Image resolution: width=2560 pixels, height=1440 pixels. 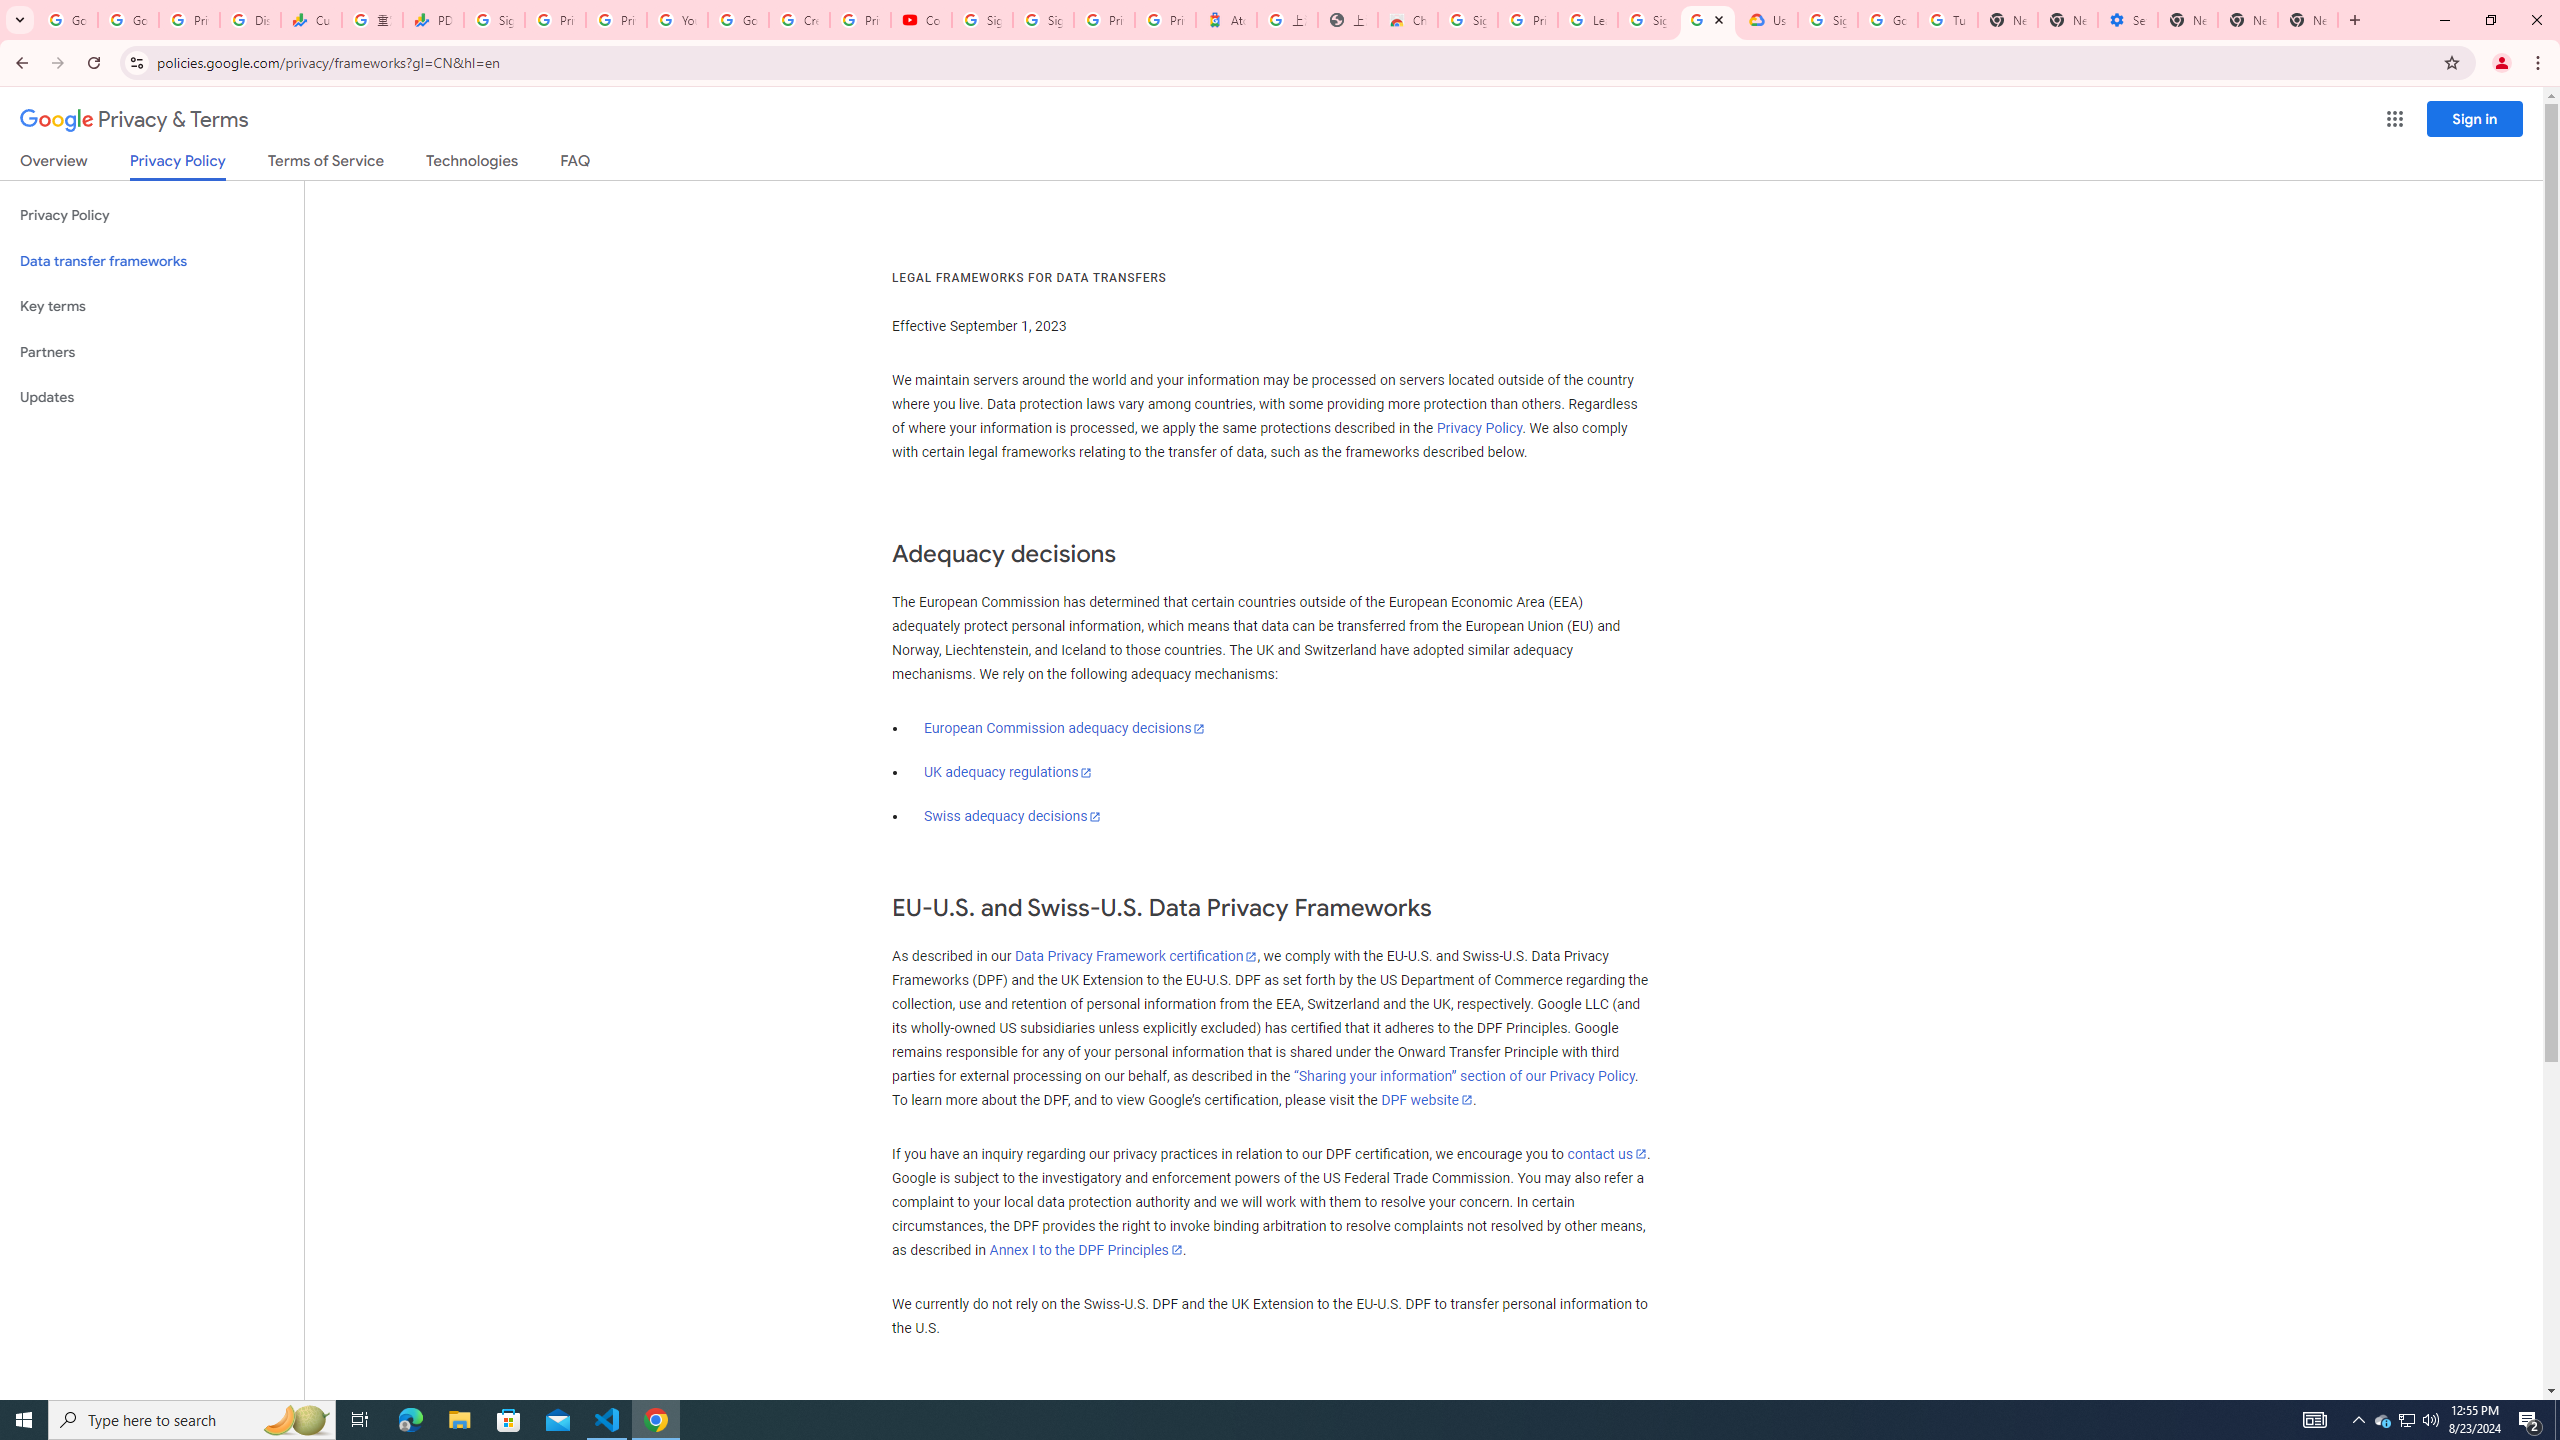 I want to click on 'PDD Holdings Inc - ADR (PDD) Price & News - Google Finance', so click(x=432, y=19).